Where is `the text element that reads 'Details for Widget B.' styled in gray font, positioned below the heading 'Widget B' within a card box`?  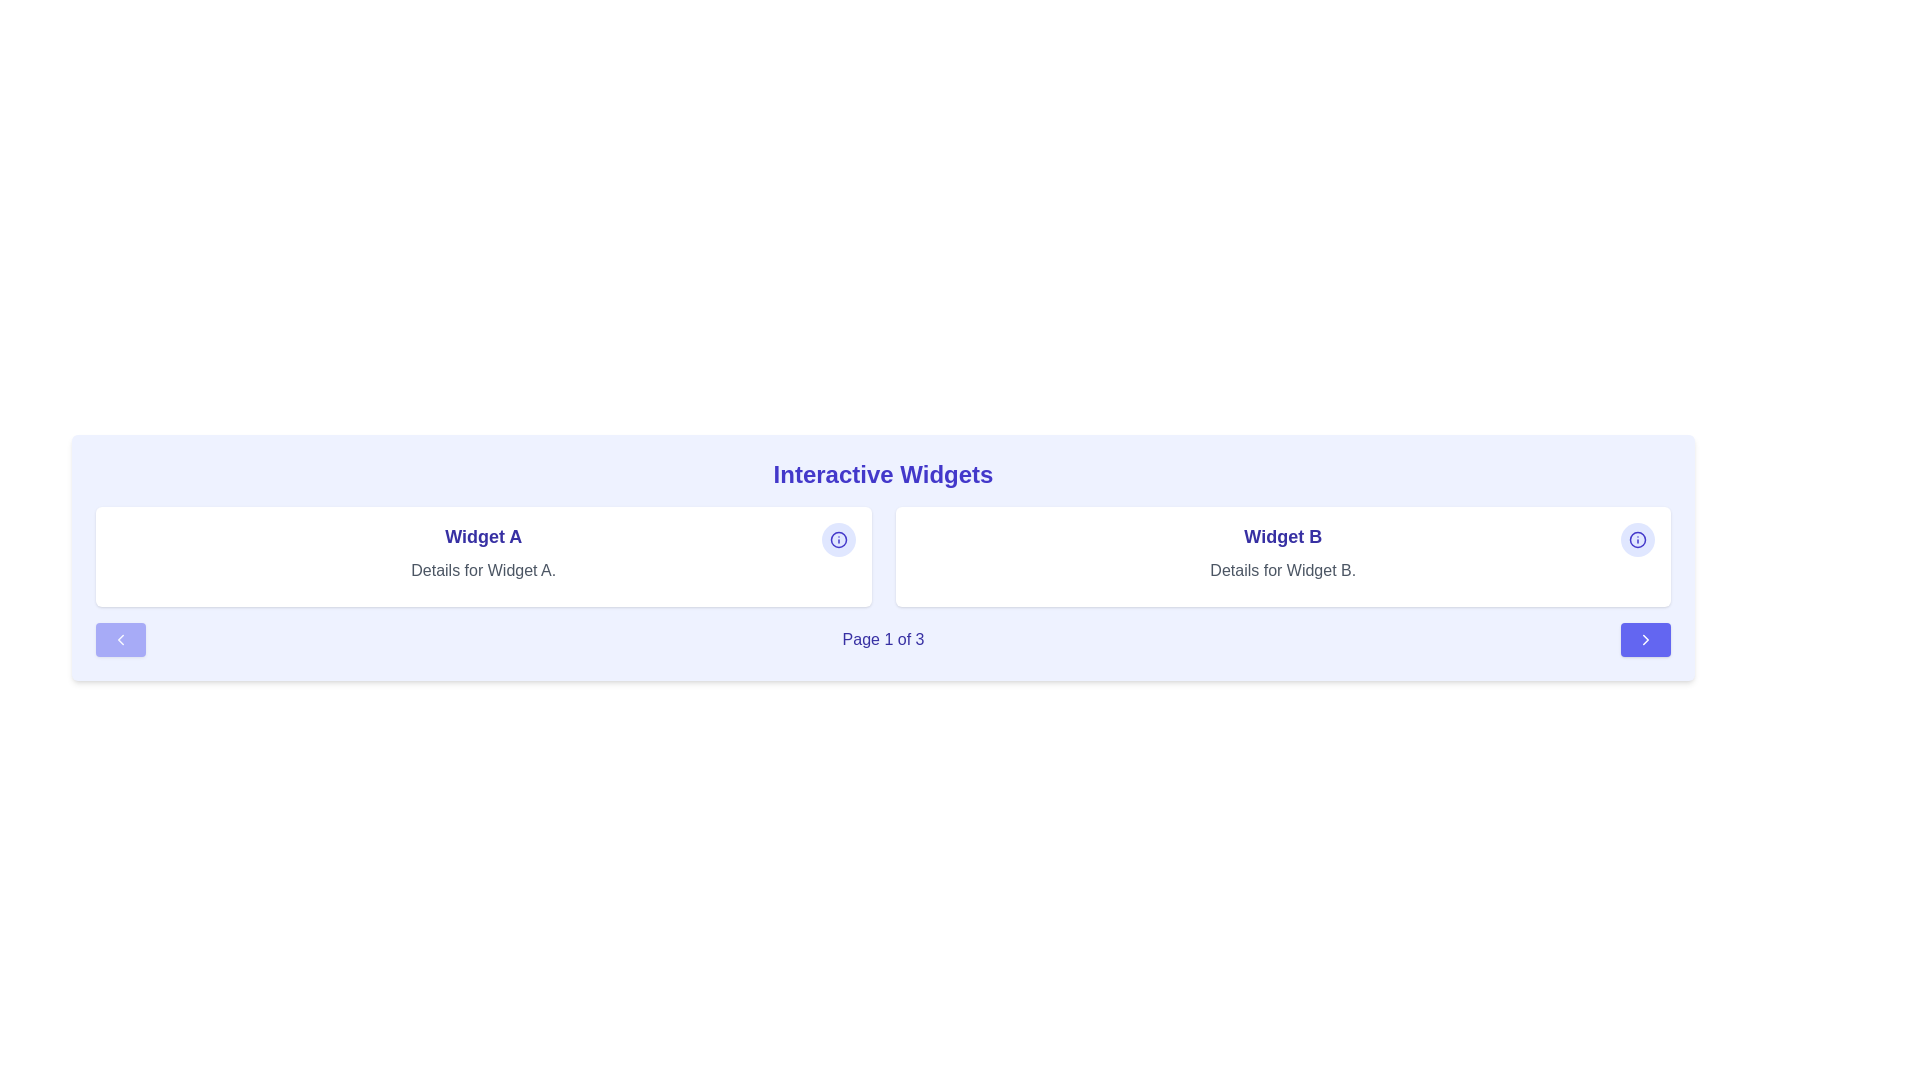 the text element that reads 'Details for Widget B.' styled in gray font, positioned below the heading 'Widget B' within a card box is located at coordinates (1283, 570).